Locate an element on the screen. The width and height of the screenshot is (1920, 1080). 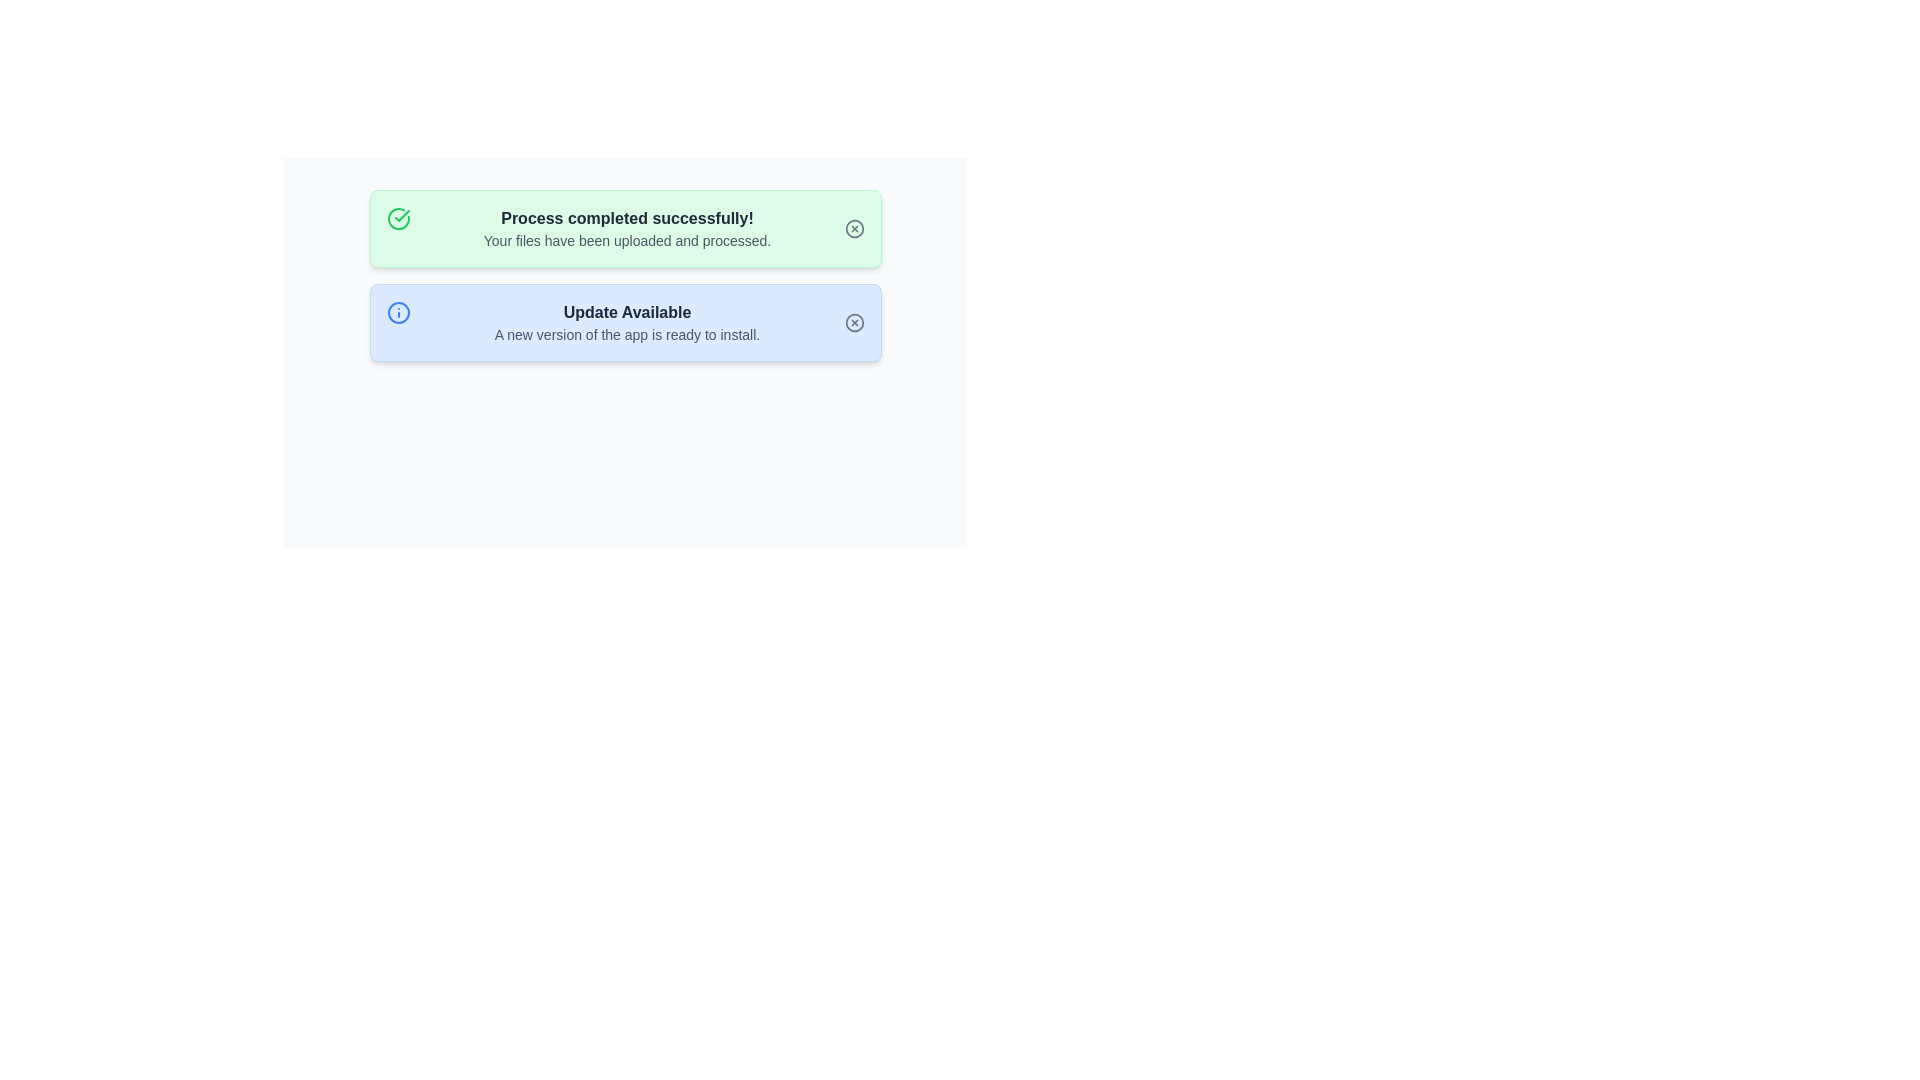
the close button located in the top-right corner of the green notification bar labeled 'Process completed successfully!' is located at coordinates (854, 227).